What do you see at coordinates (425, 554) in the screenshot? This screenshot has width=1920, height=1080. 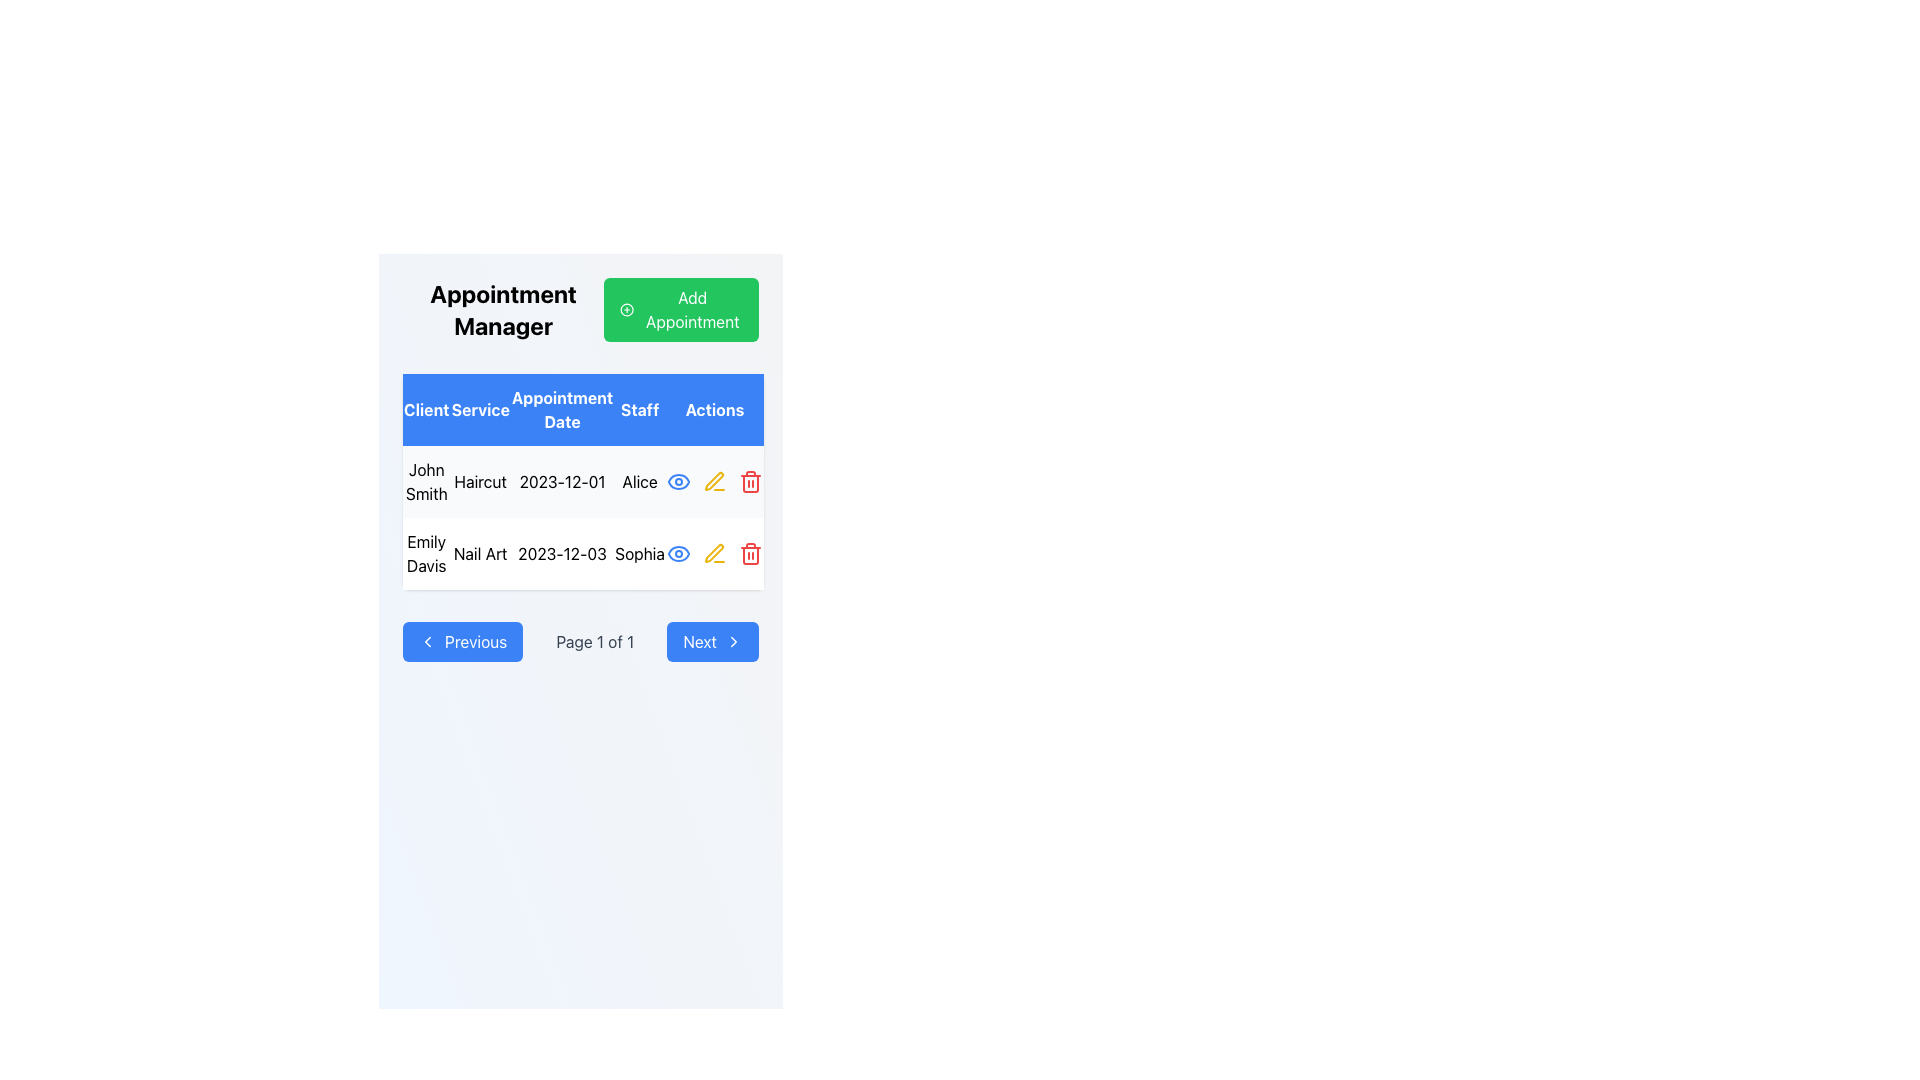 I see `the text label displaying 'Emily Davis' located in the second row under the 'Client Service' column` at bounding box center [425, 554].